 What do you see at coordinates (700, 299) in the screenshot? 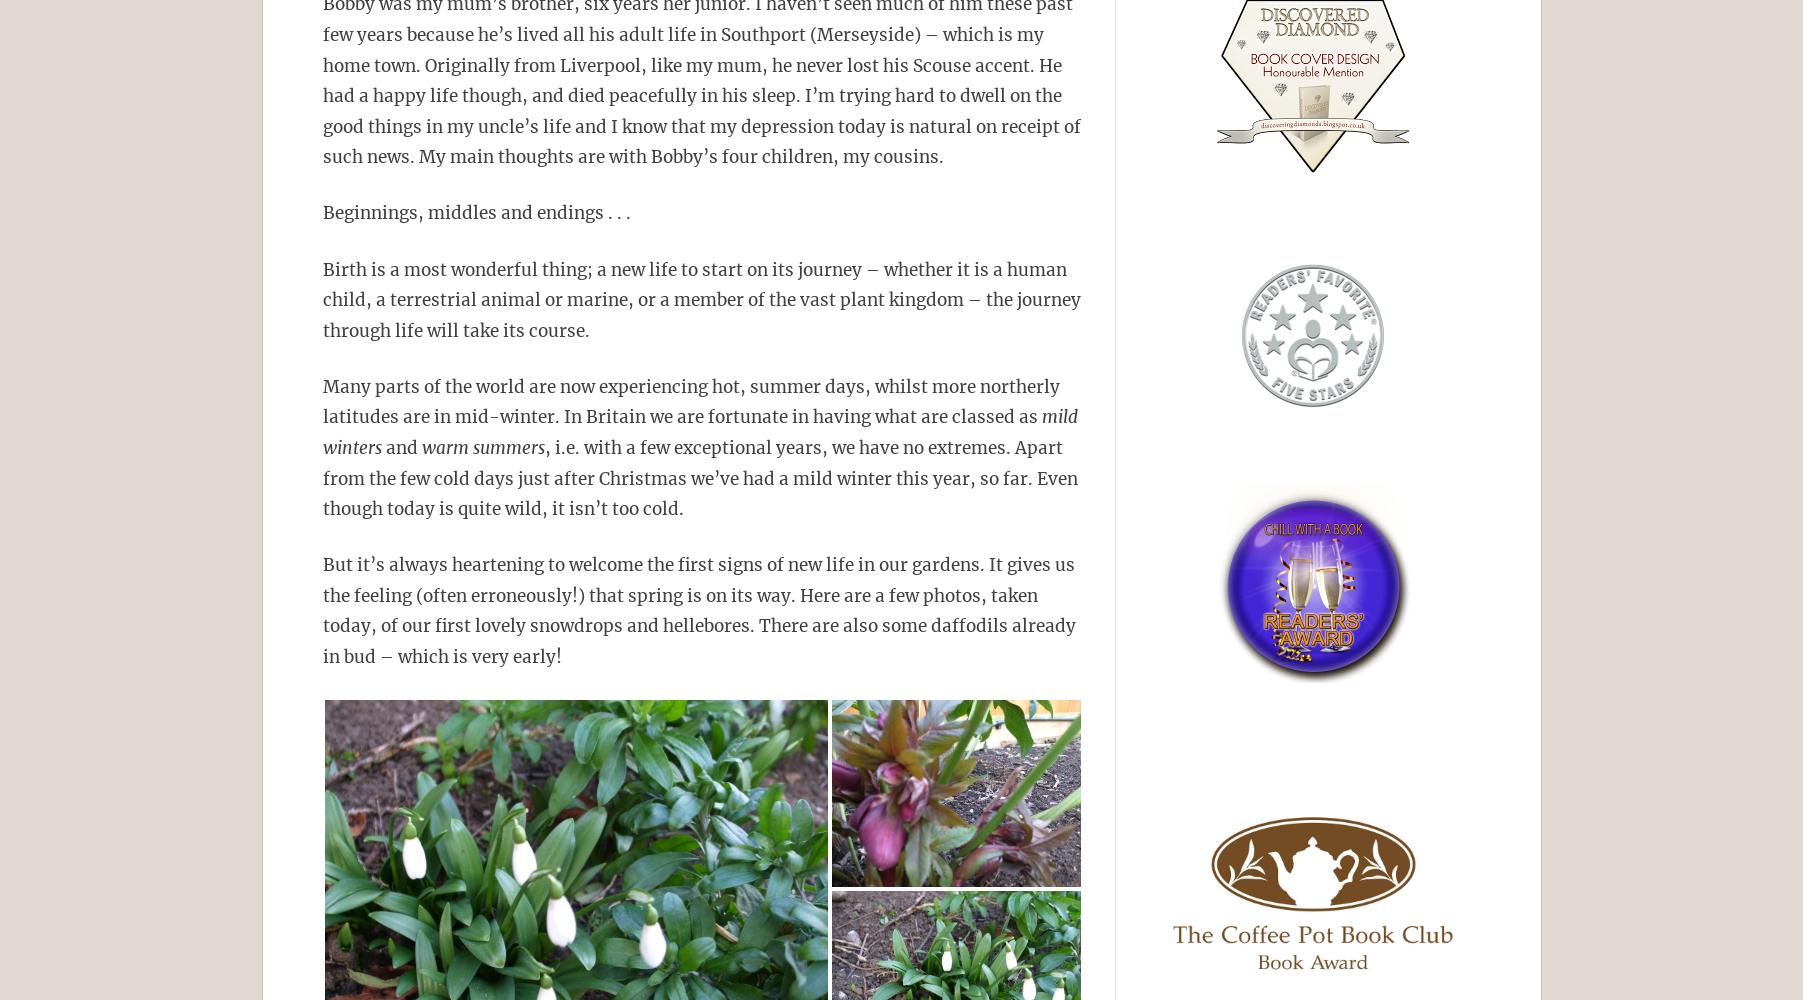
I see `'Birth is a most wonderful thing; a new life to start on its journey – whether it is a human child, a terrestrial animal or marine, or a member of the vast plant kingdom – the journey through life will take its course.'` at bounding box center [700, 299].